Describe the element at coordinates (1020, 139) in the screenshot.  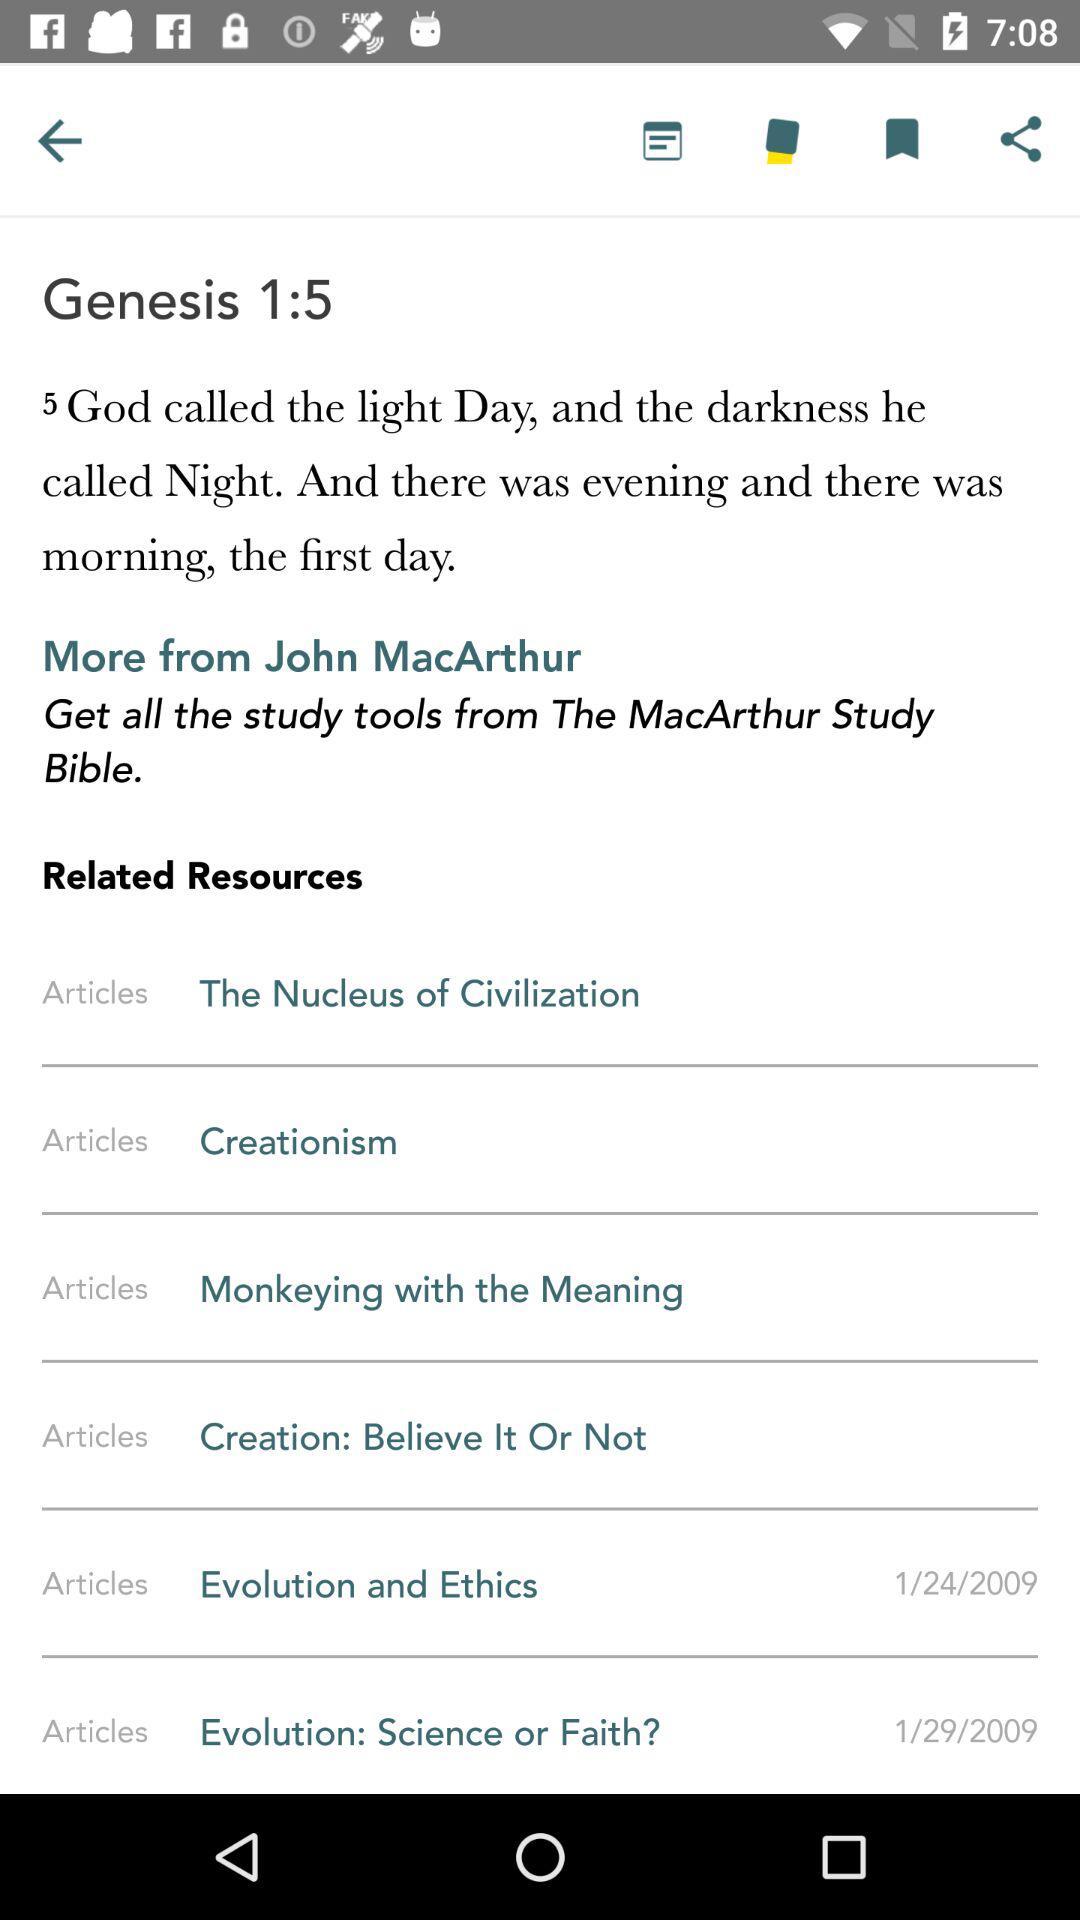
I see `opens menu to share bible verse` at that location.